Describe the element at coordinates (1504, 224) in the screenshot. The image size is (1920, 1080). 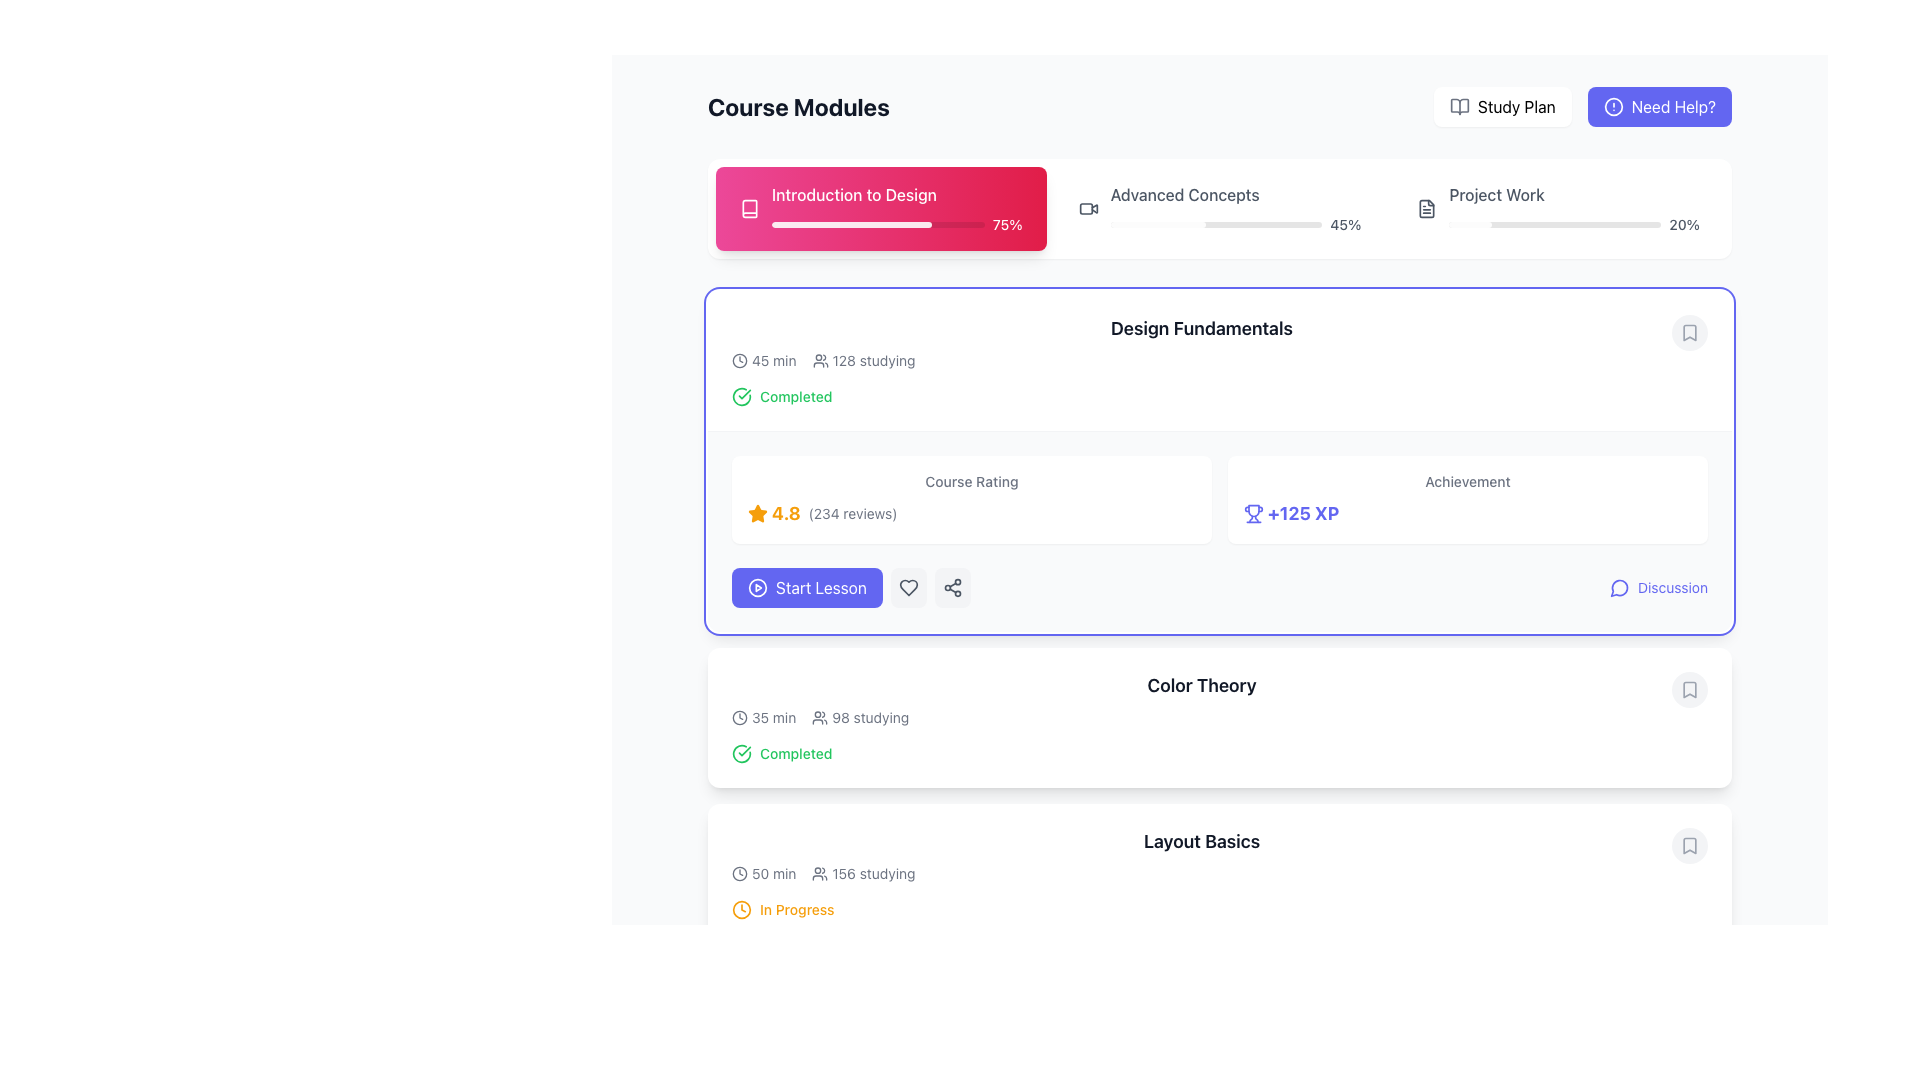
I see `the Project Work progress` at that location.